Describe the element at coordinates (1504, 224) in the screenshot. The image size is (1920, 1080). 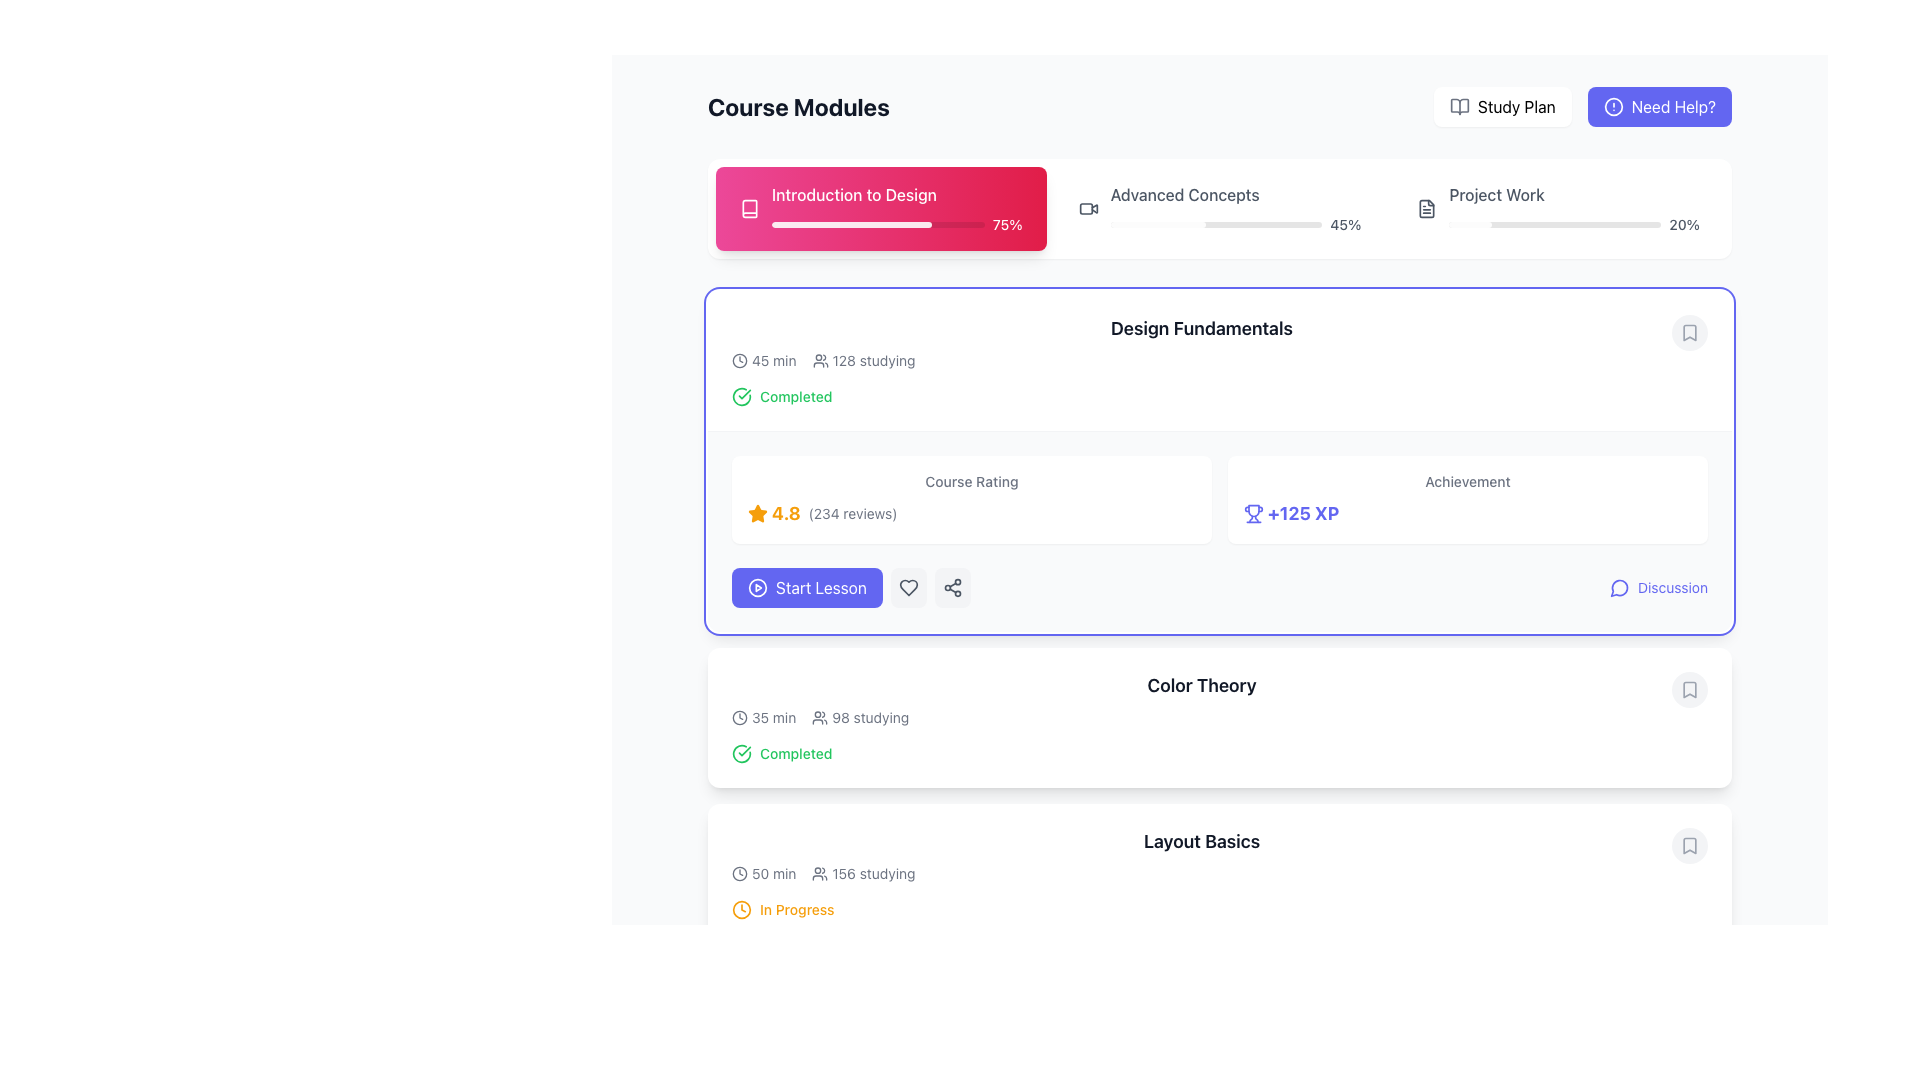
I see `the Project Work progress` at that location.